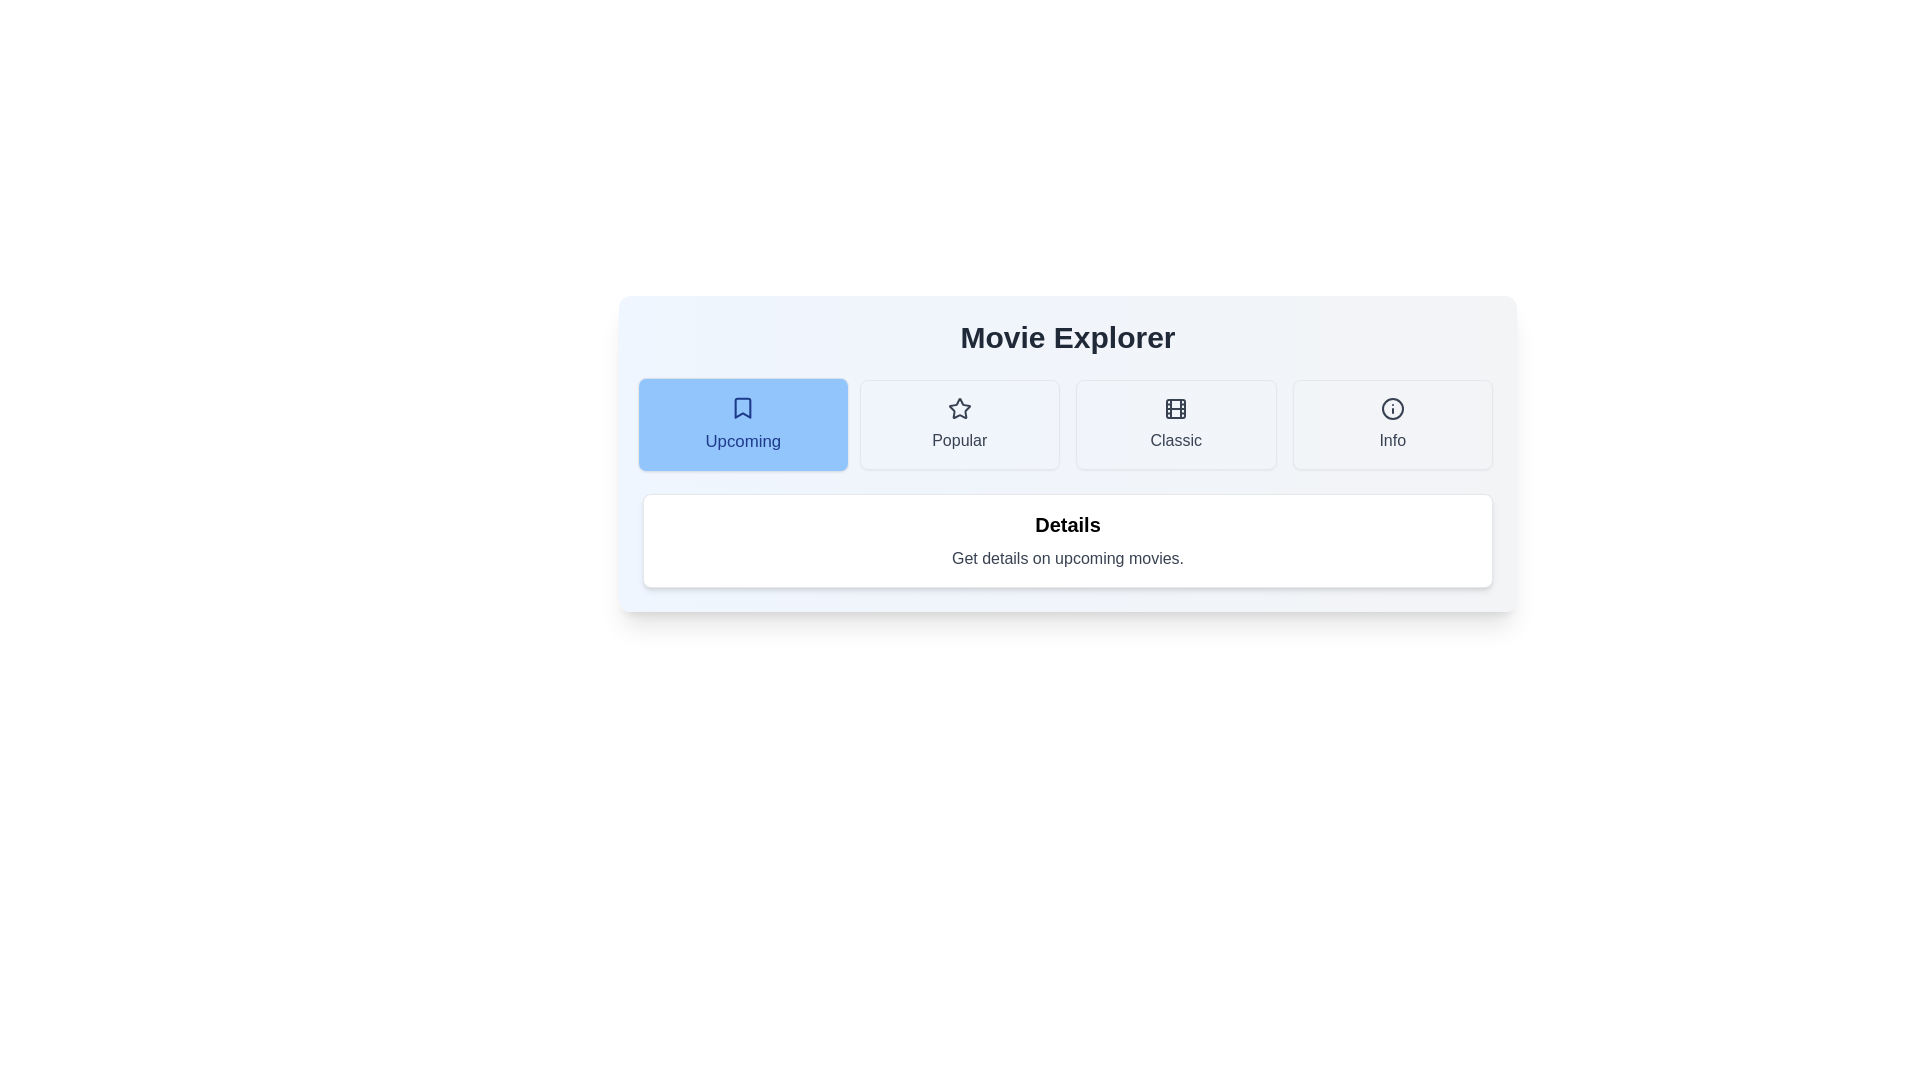 The image size is (1920, 1080). What do you see at coordinates (1067, 559) in the screenshot?
I see `the static text element that reads 'Get details on upcoming movies.' which is styled in gray and positioned below the 'Details' heading` at bounding box center [1067, 559].